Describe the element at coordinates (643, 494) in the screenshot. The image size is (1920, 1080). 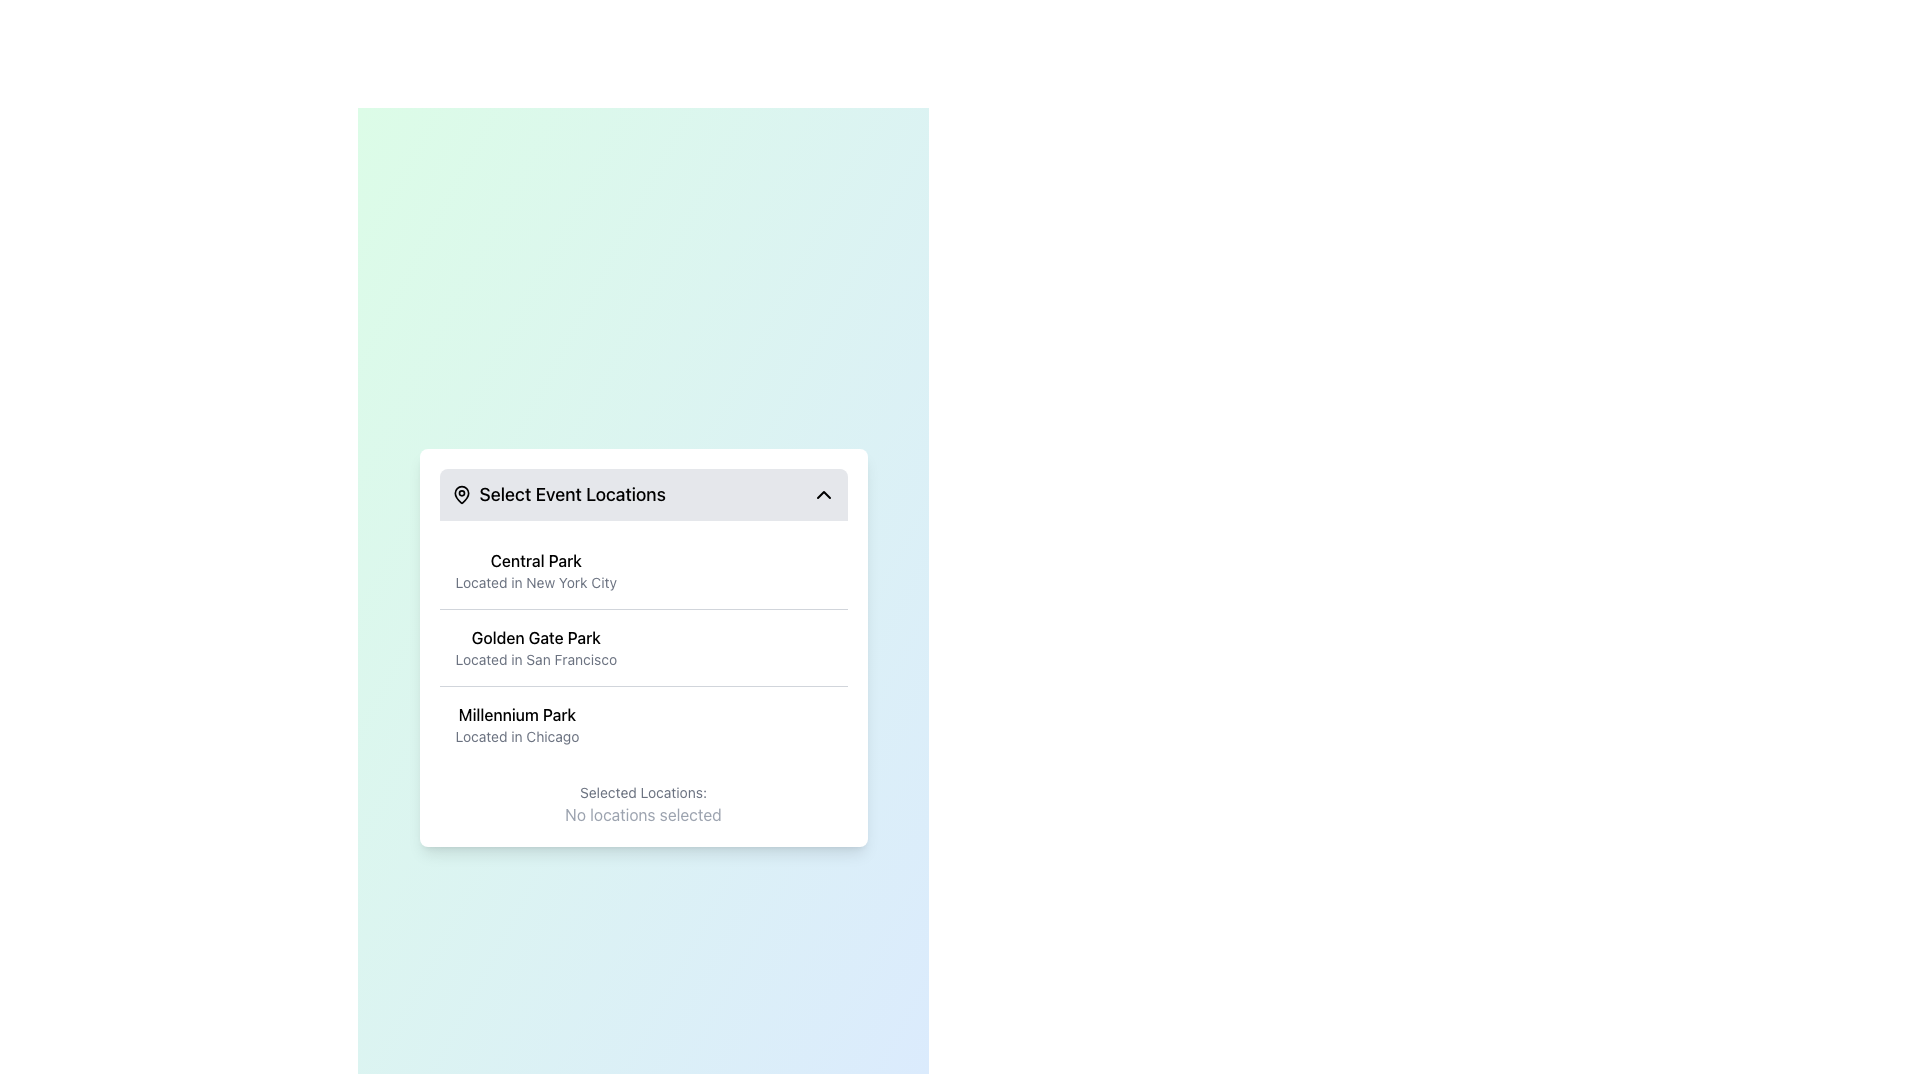
I see `the Collapsible Header element that serves as a title for a collapsible menu, allowing users to reveal or hide event locations` at that location.